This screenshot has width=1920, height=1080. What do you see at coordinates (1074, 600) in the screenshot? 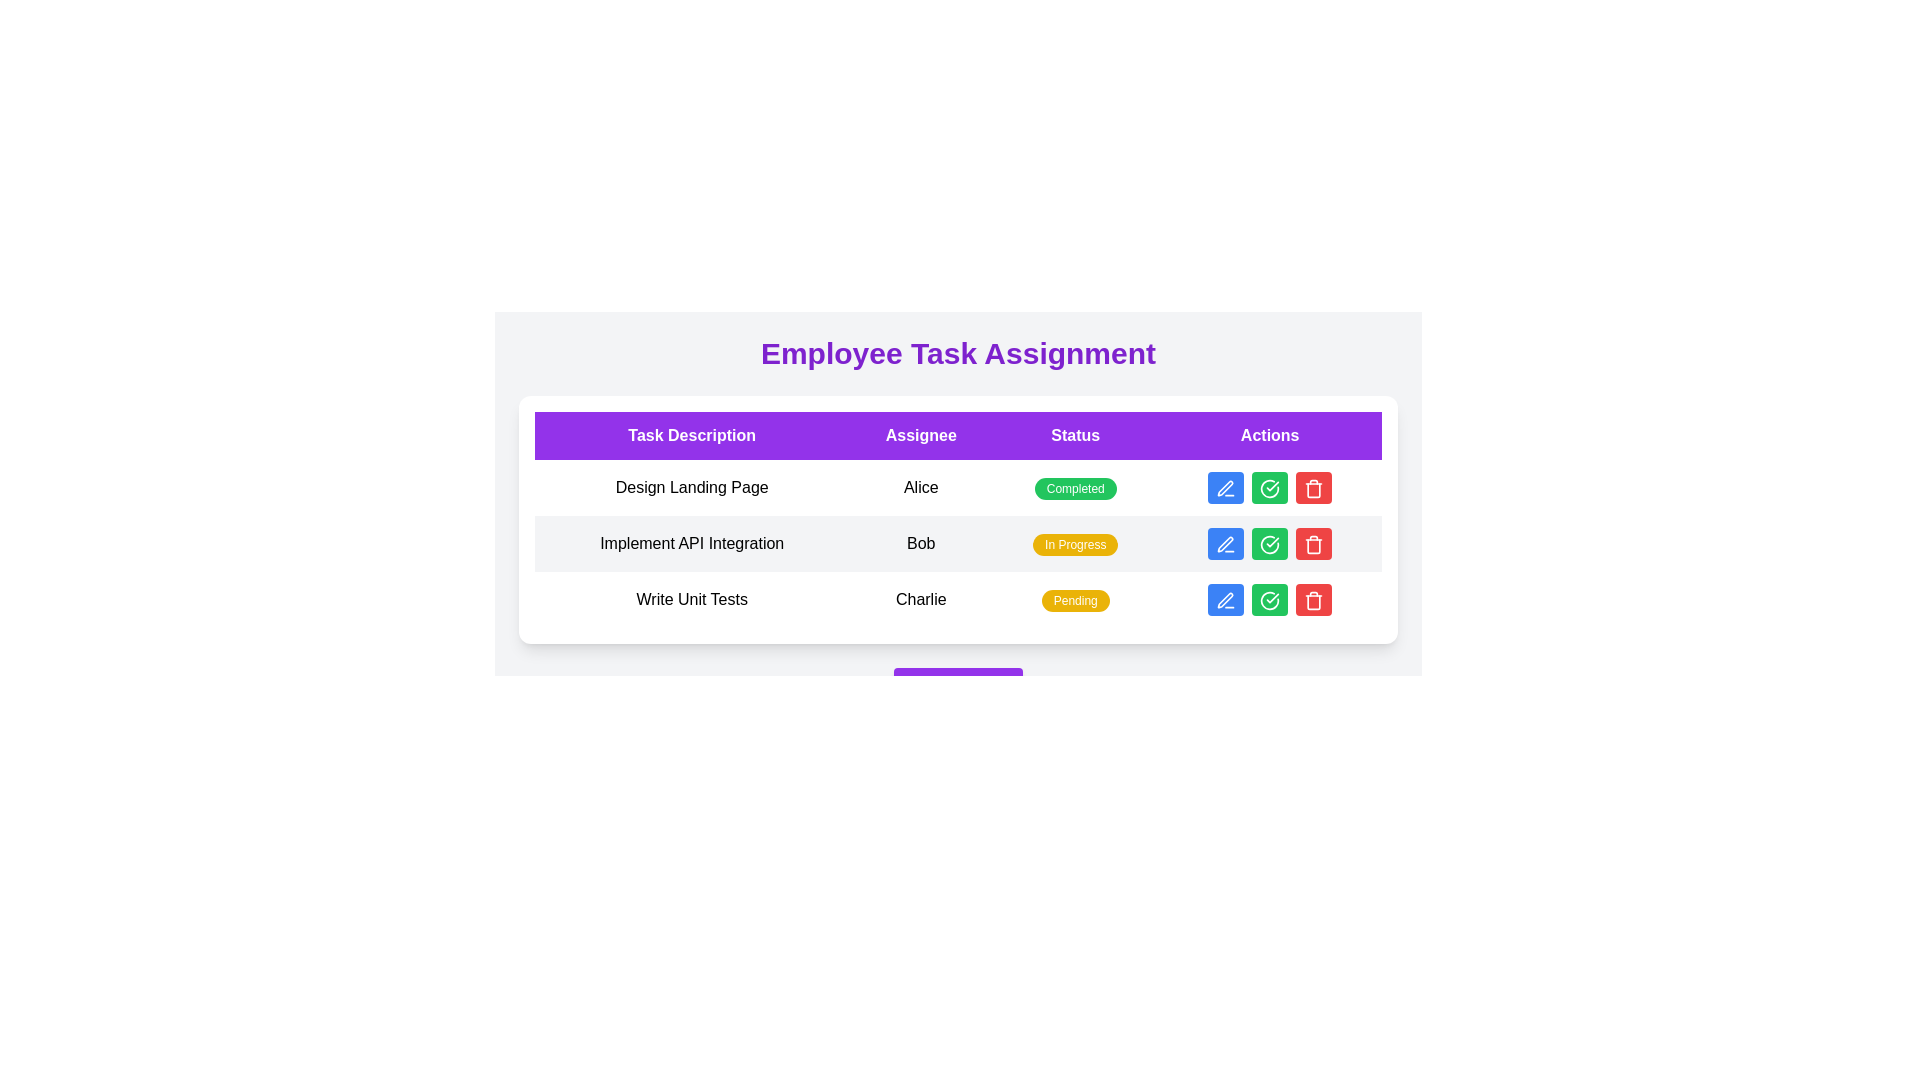
I see `the 'Pending' badge with a yellow background located in the 'Status' column of the third row corresponding to the task 'Write Unit Tests' assigned to 'Charlie'` at bounding box center [1074, 600].